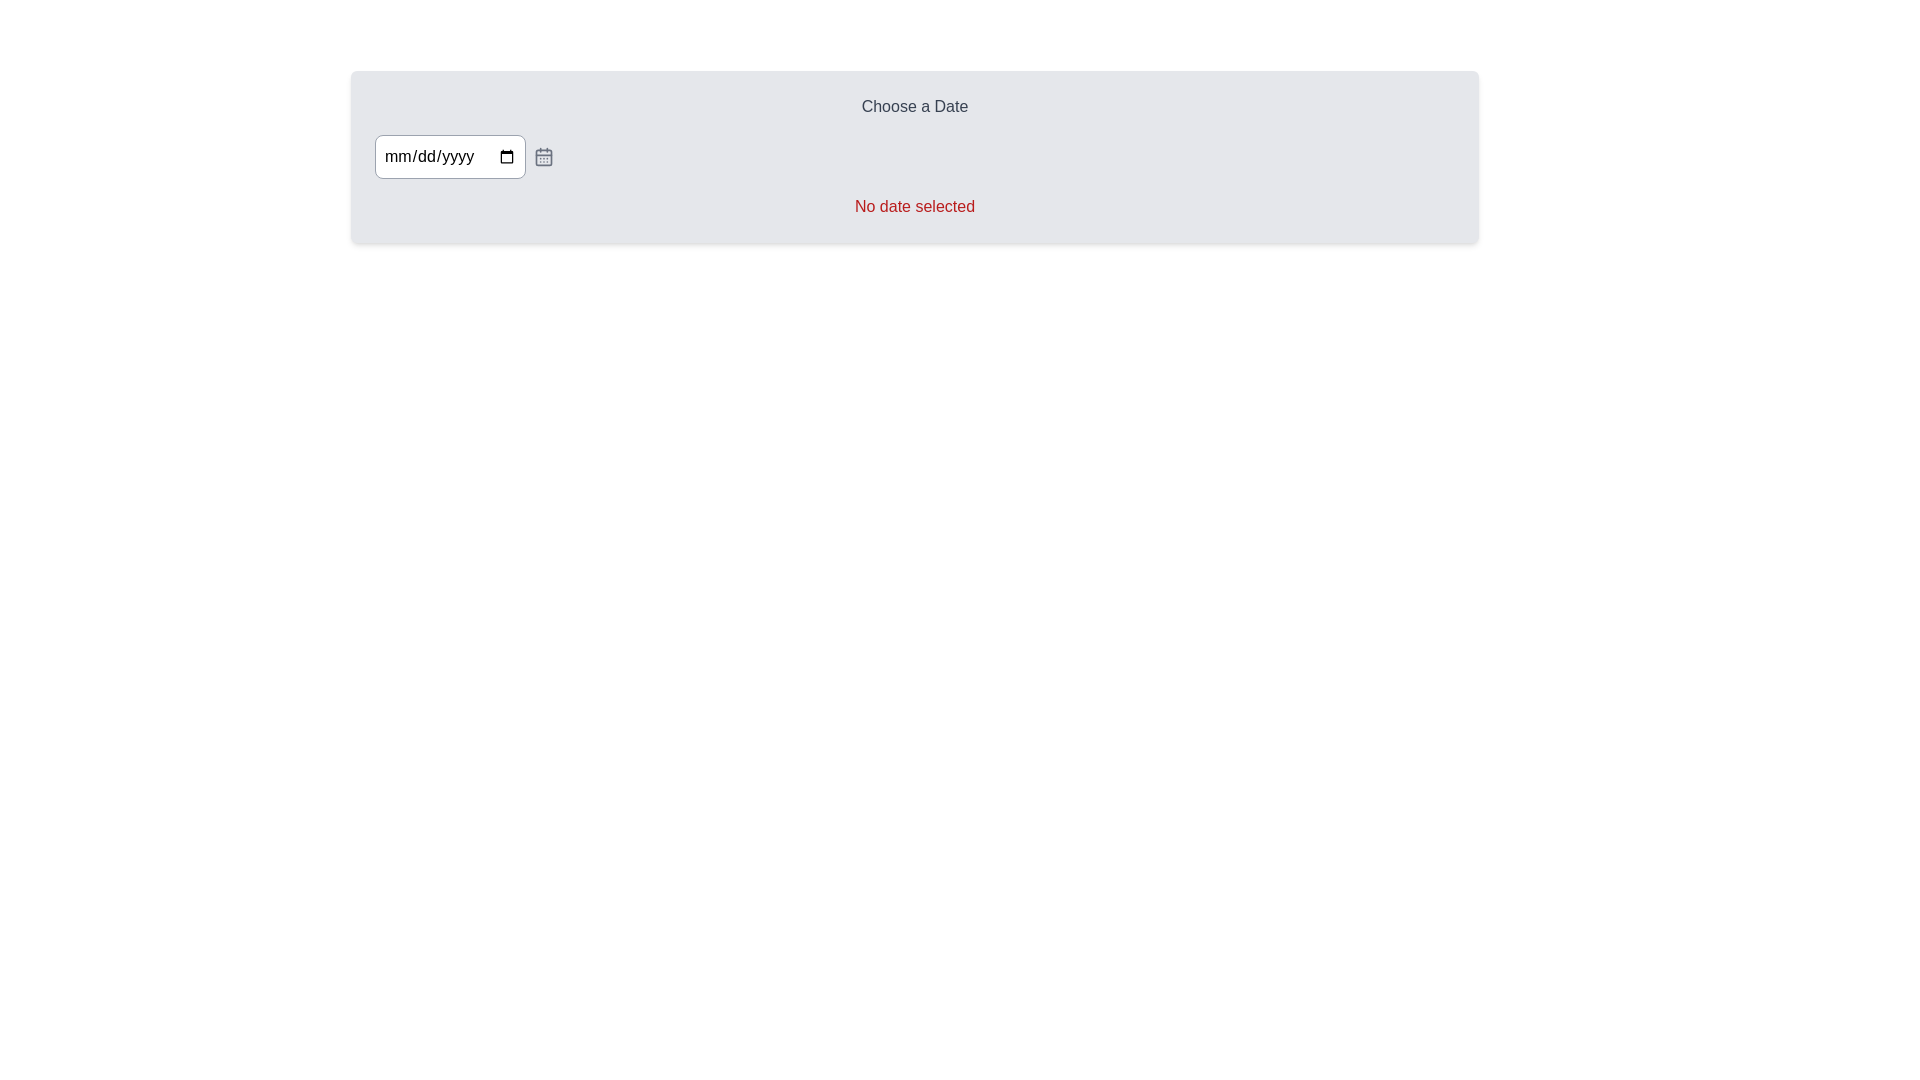  Describe the element at coordinates (914, 207) in the screenshot. I see `the text label displaying 'No date selected', which is styled in red and indicates an error or warning status, located below the date input field and the calendar icon, and horizontally centered within the light gray box labeled 'Choose a Date'` at that location.